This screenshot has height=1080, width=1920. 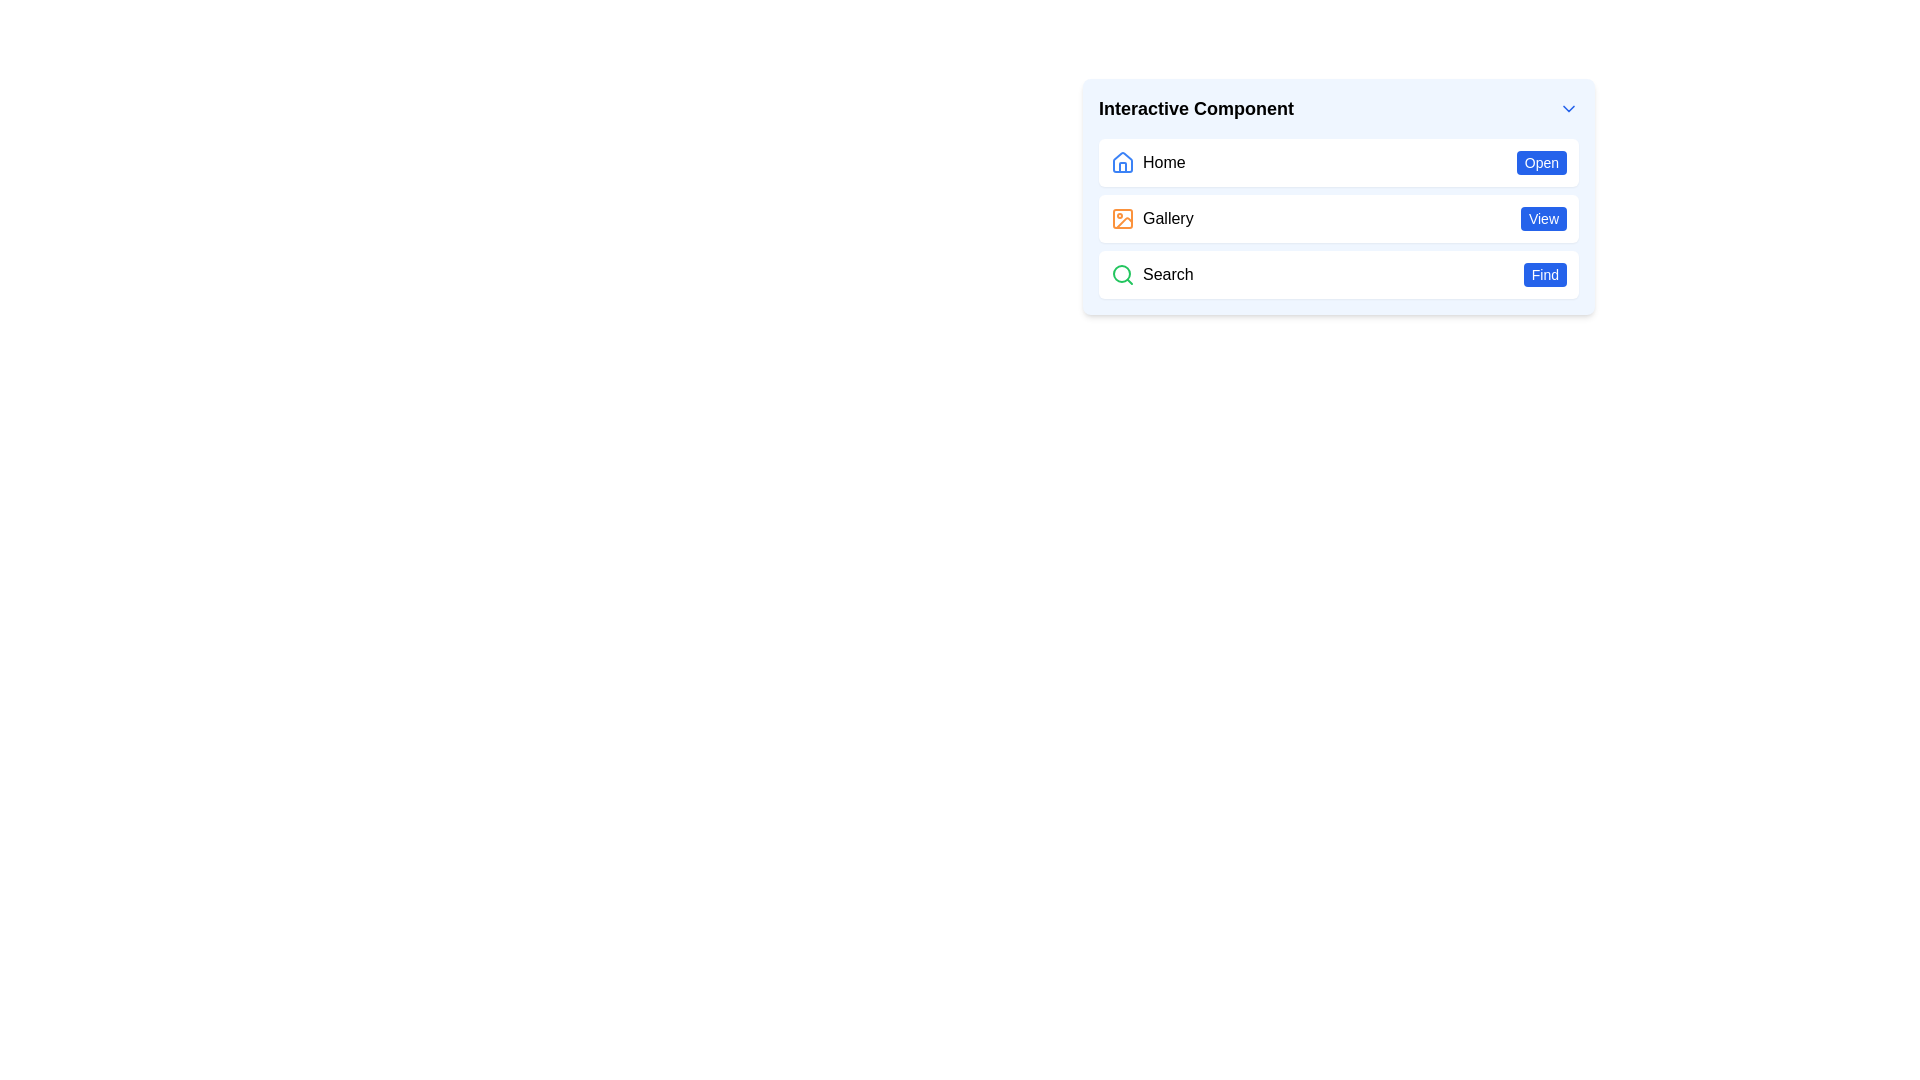 I want to click on the chevron-right icon styled in blue located at the upper-right corner of the 'Interactive Component' header, so click(x=1568, y=108).